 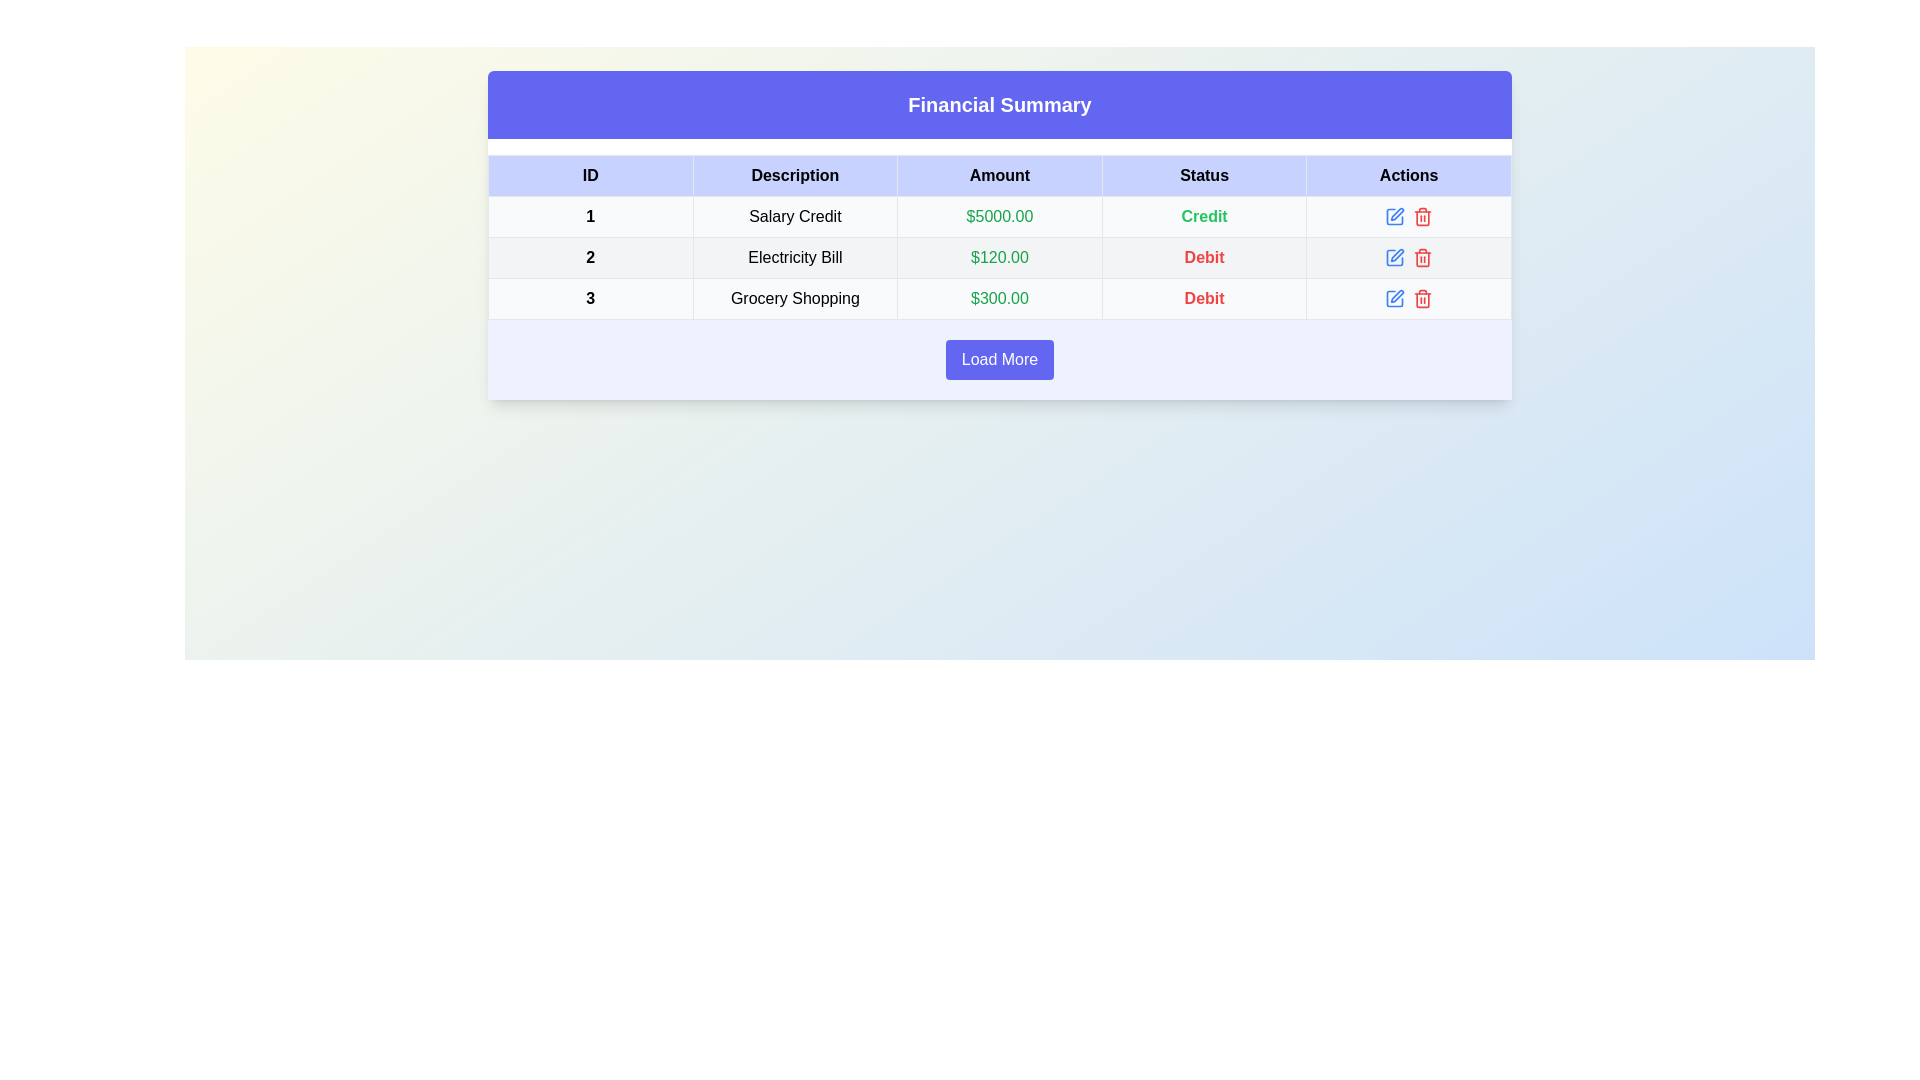 What do you see at coordinates (999, 216) in the screenshot?
I see `the green-colored static text element displaying '$5000.00', which is located in the third column of the first row within a financial summary table` at bounding box center [999, 216].